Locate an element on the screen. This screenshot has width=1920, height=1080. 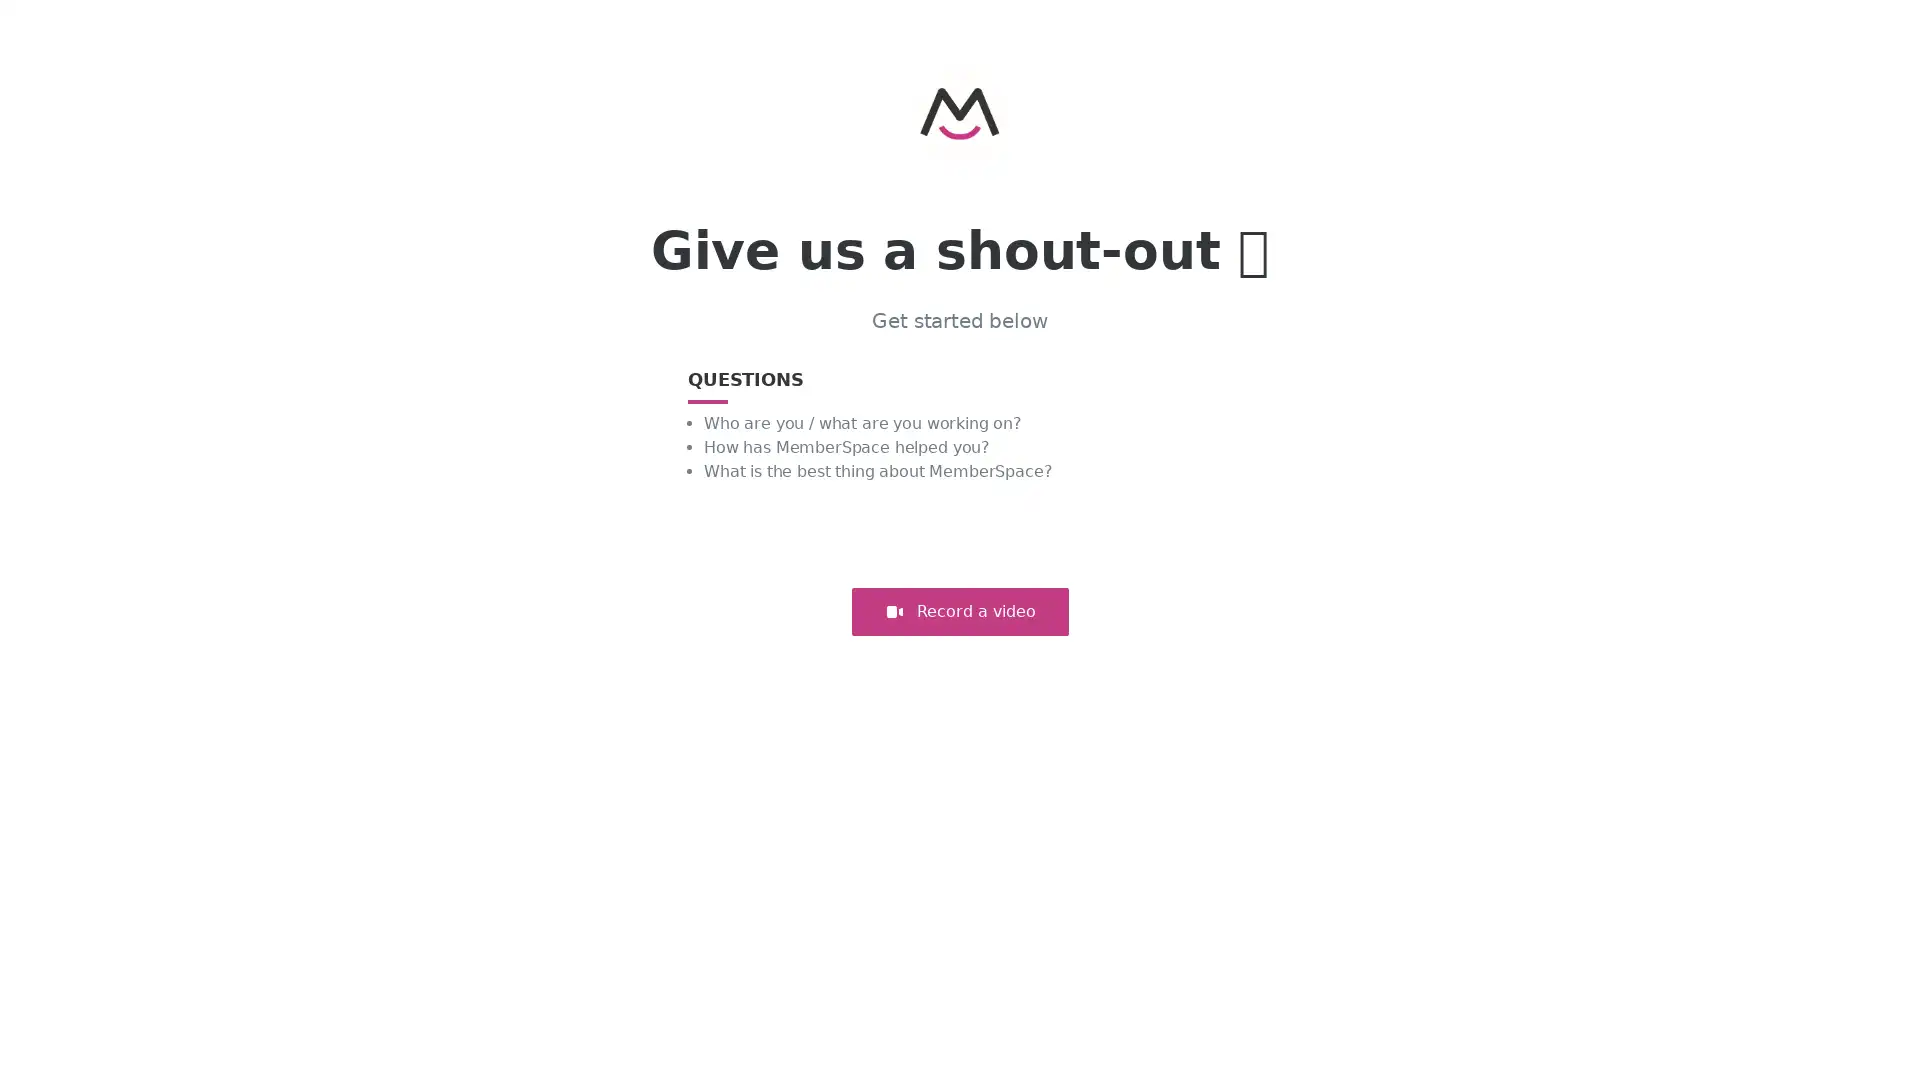
Record a video is located at coordinates (958, 611).